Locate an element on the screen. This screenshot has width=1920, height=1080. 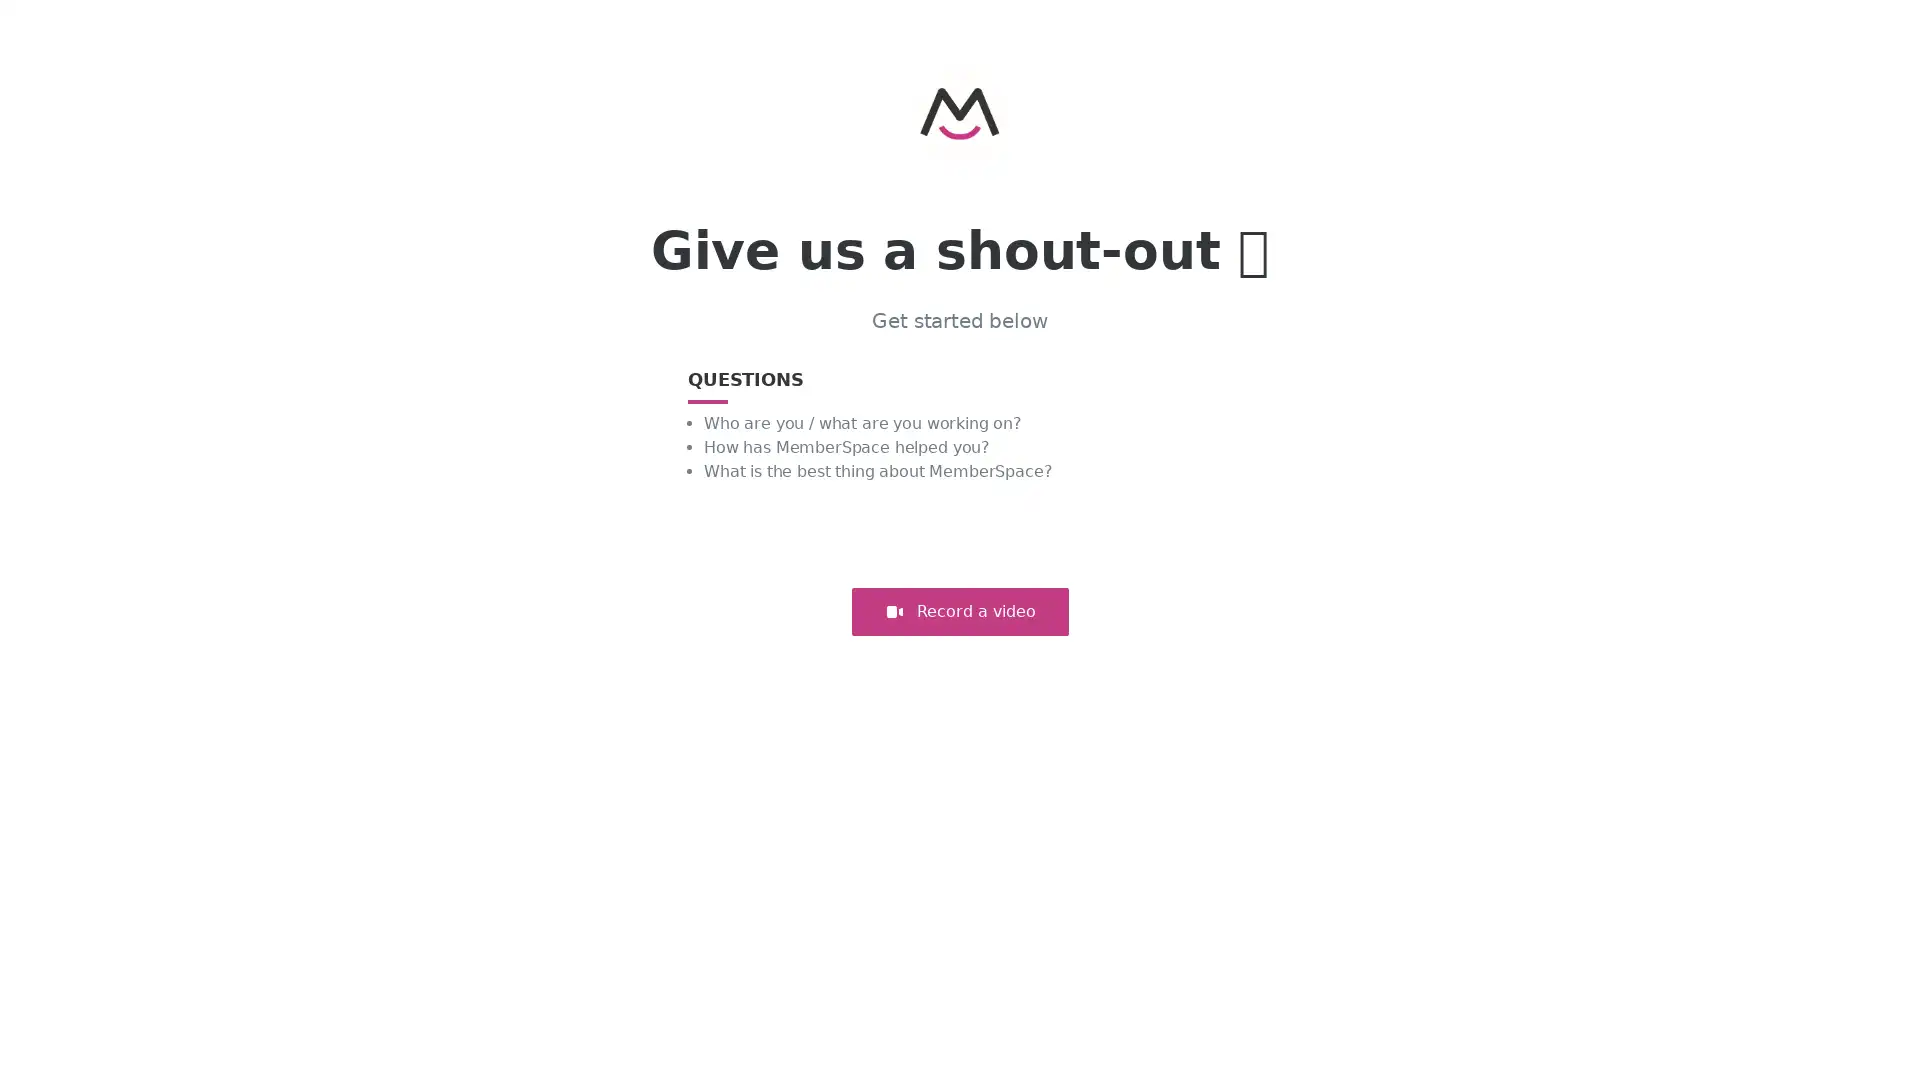
Record a video is located at coordinates (958, 611).